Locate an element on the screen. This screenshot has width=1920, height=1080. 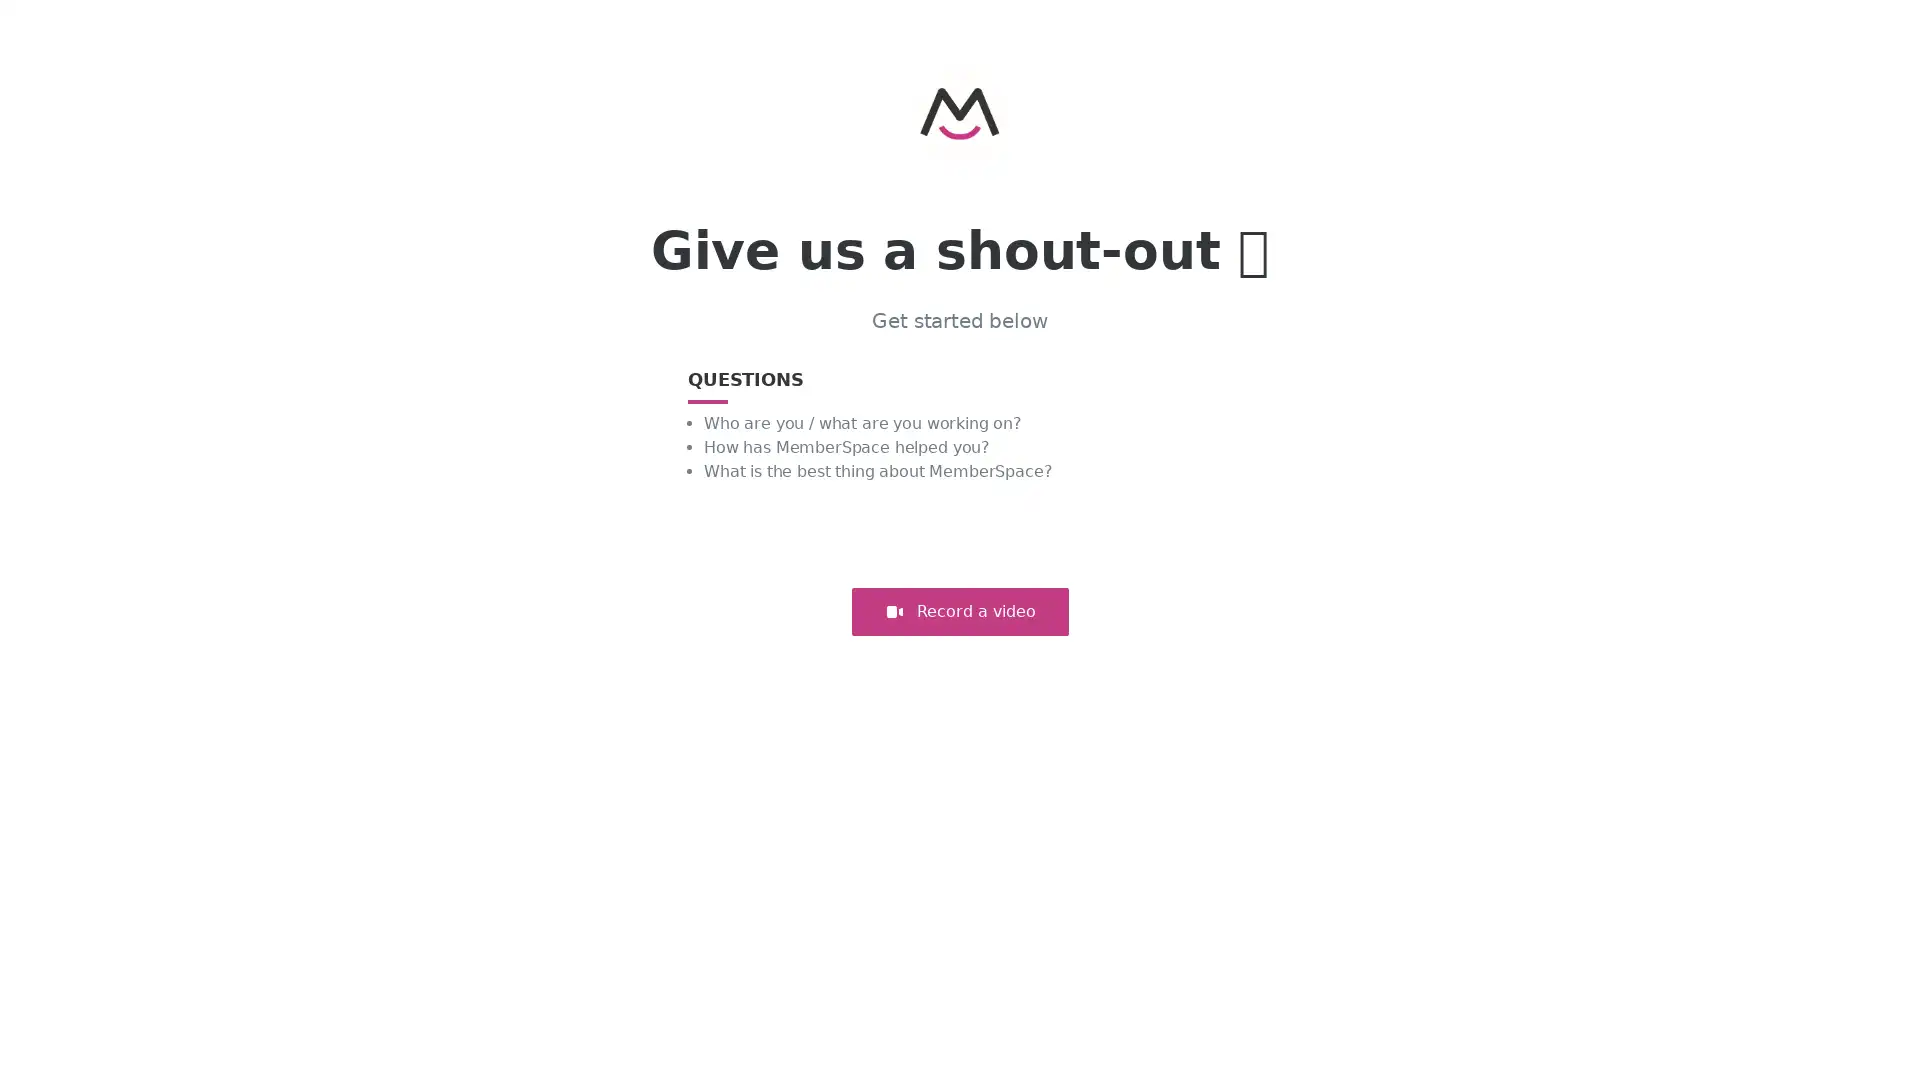
Record a video is located at coordinates (958, 611).